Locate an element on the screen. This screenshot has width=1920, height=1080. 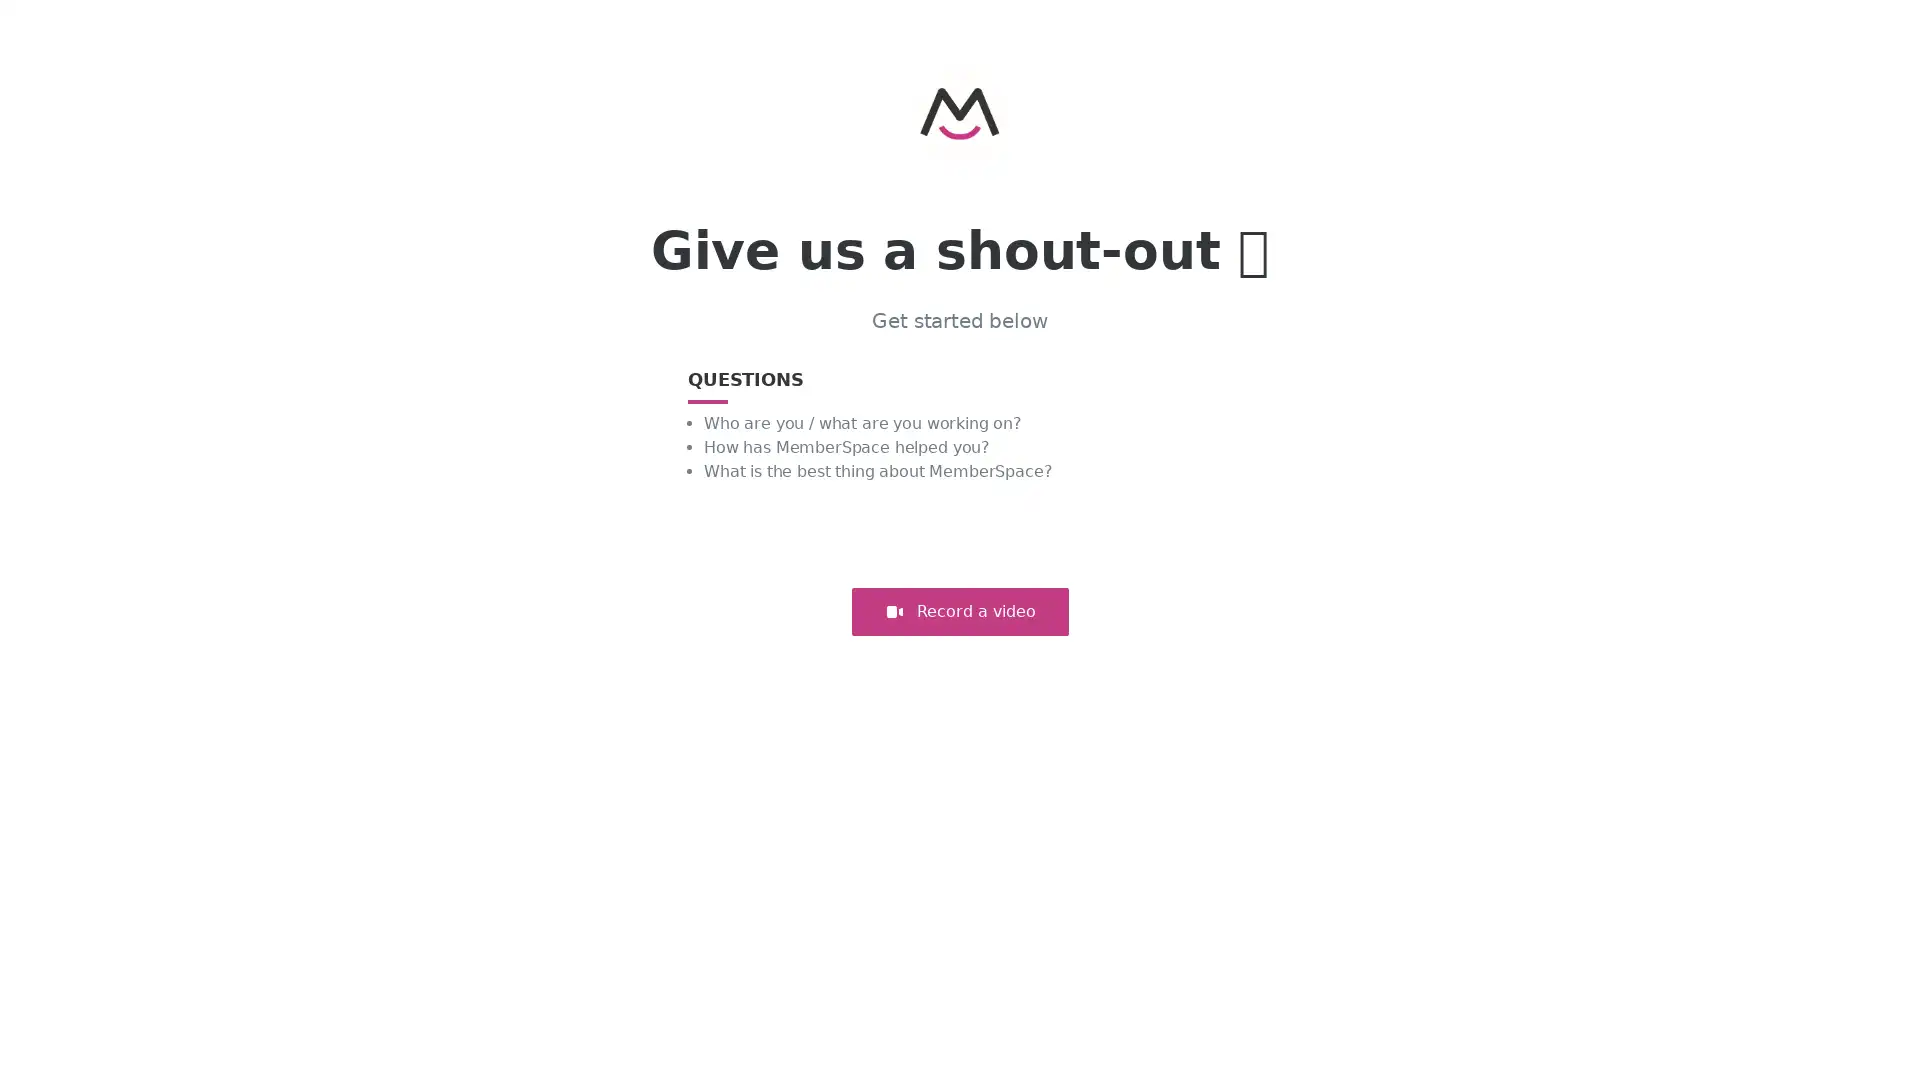
Record a video is located at coordinates (958, 611).